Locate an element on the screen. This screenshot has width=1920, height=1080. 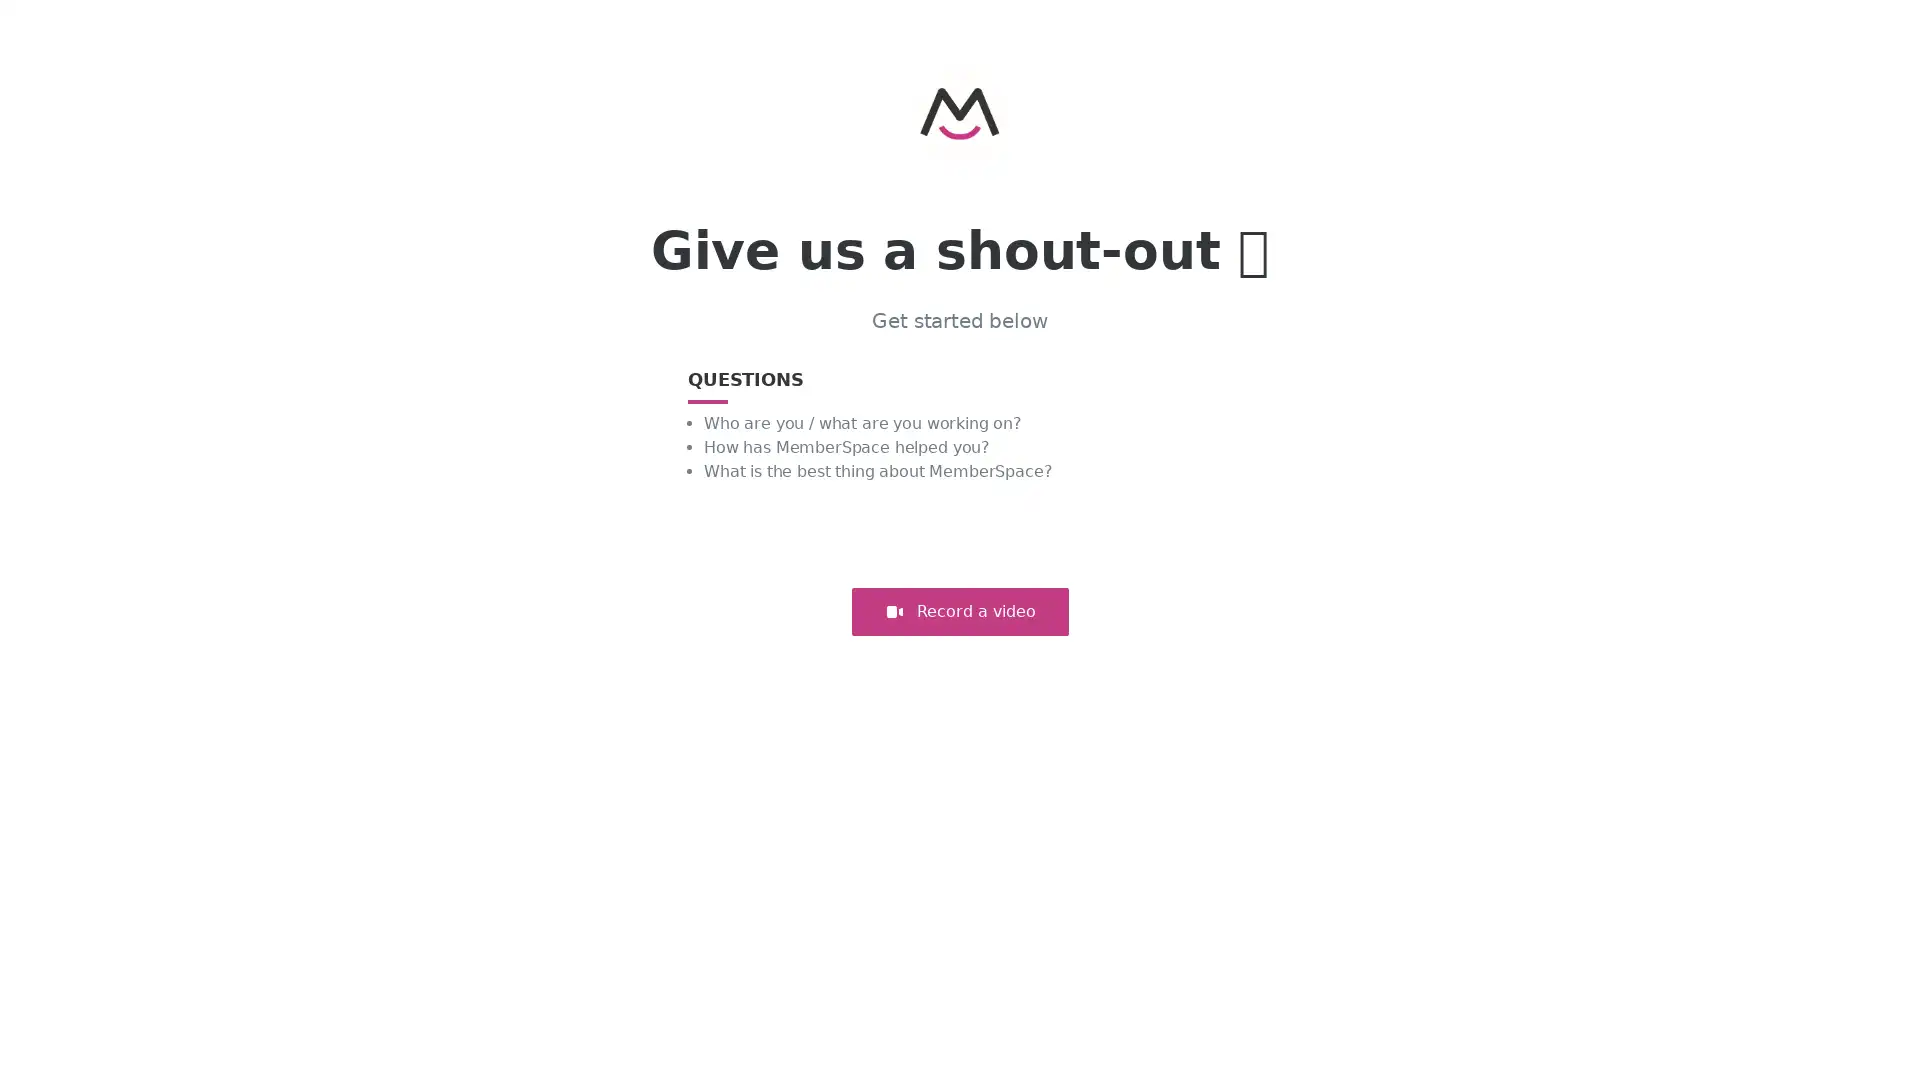
Record a video is located at coordinates (958, 611).